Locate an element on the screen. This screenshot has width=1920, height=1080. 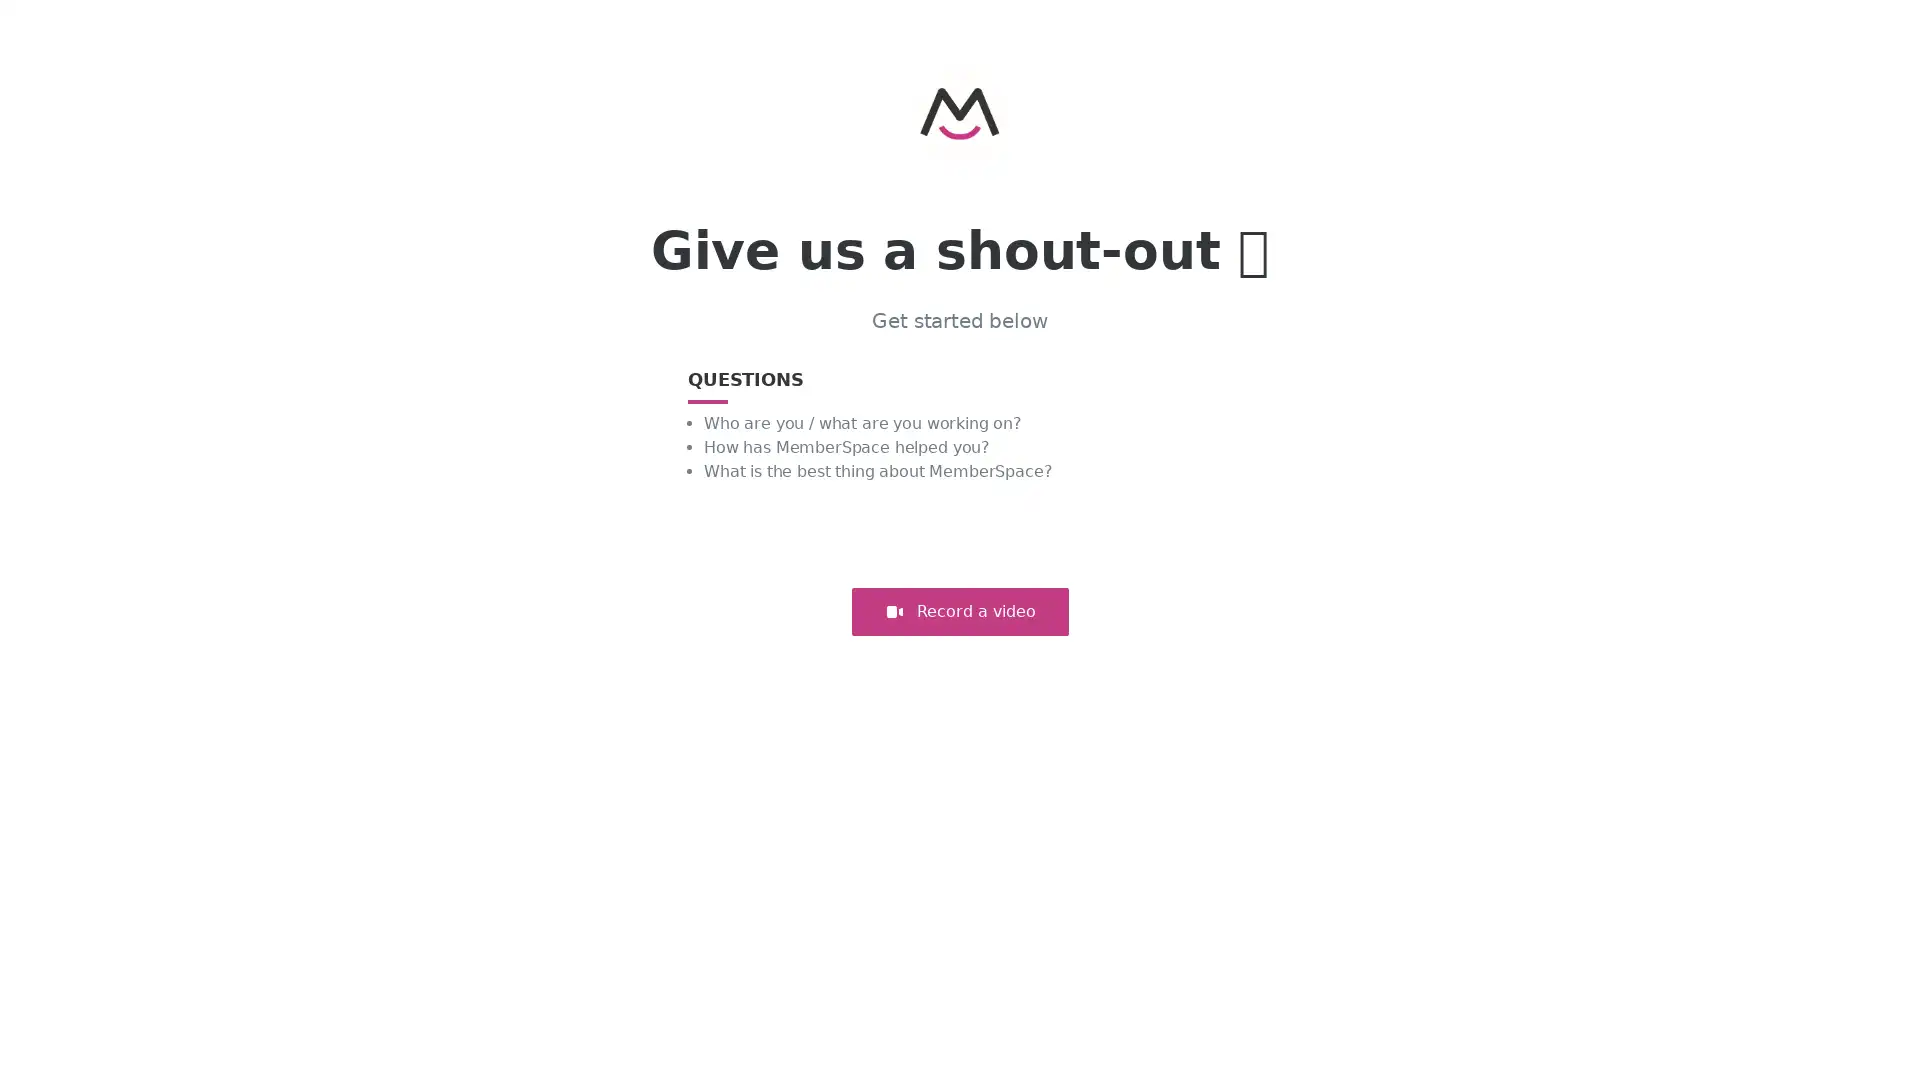
Record a video is located at coordinates (958, 611).